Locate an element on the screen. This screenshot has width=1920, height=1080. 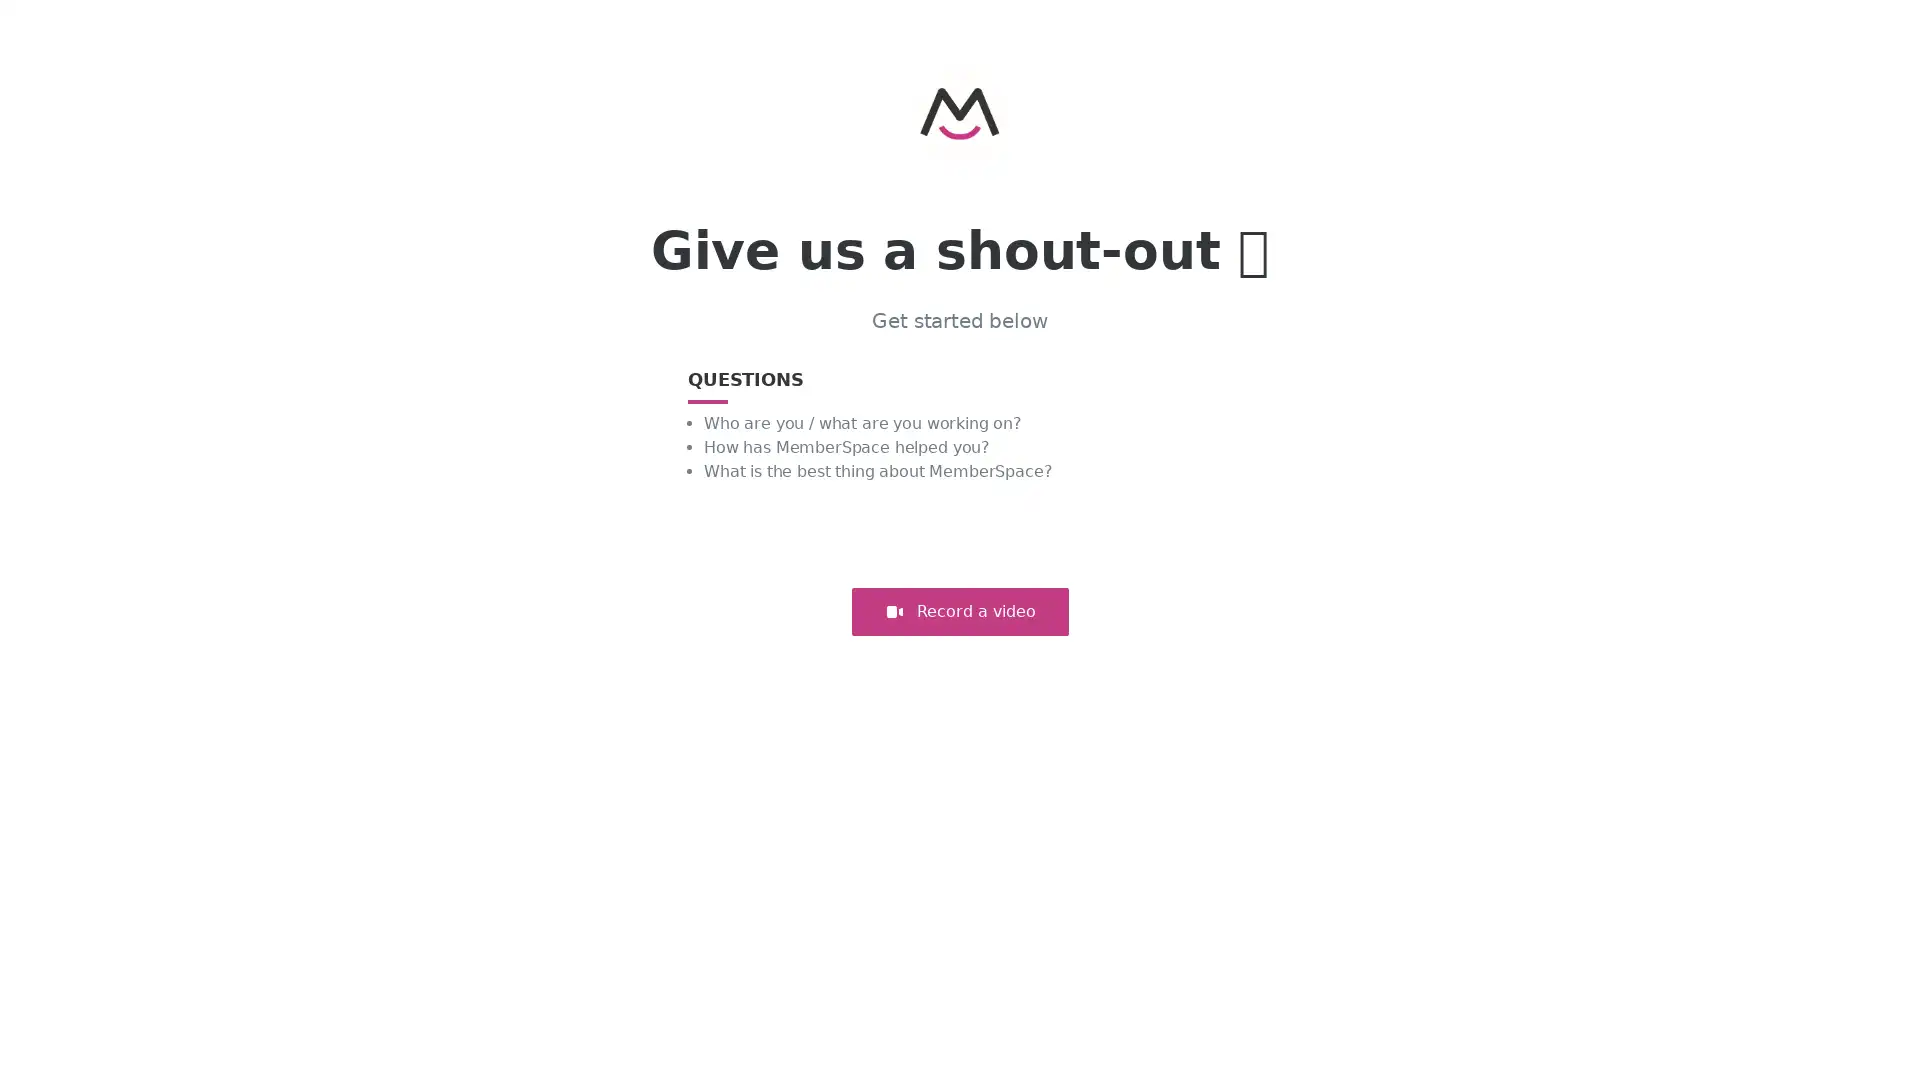
Record a video is located at coordinates (958, 611).